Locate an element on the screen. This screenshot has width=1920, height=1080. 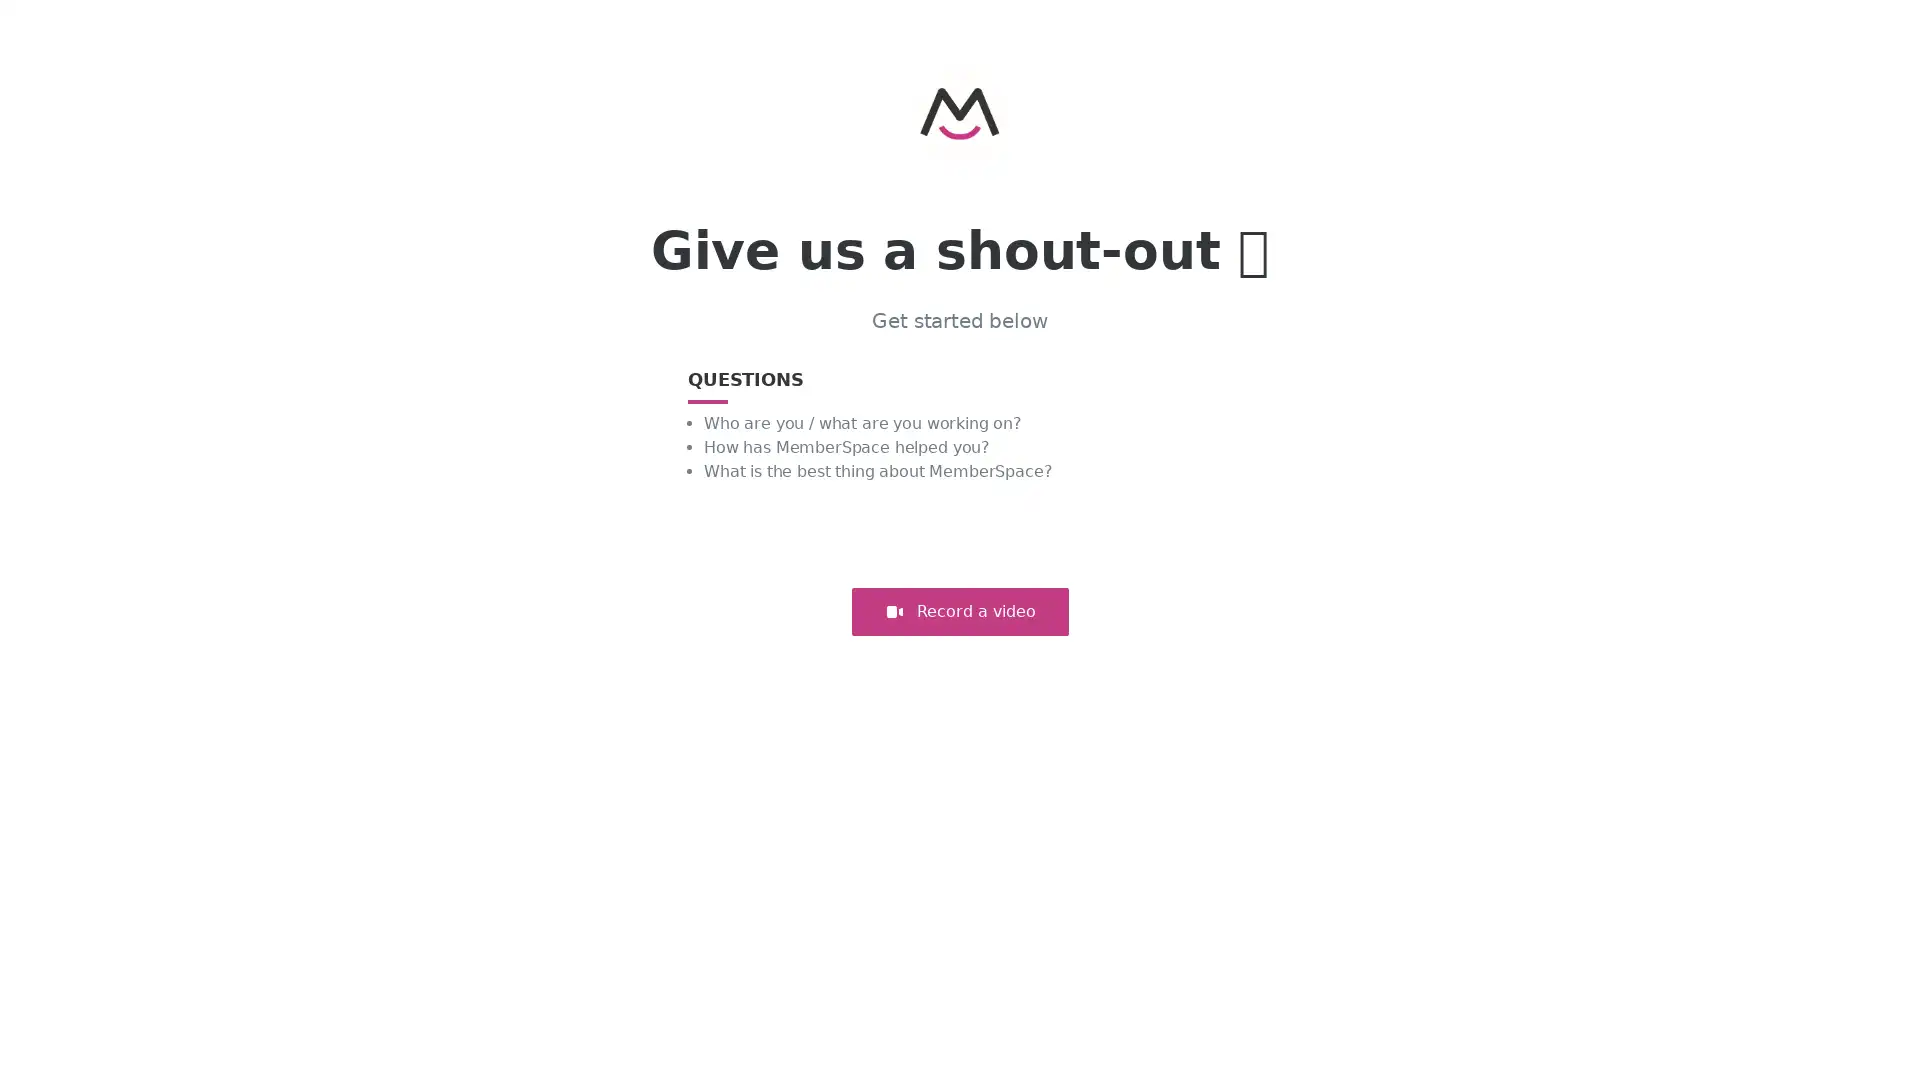
Record a video is located at coordinates (958, 611).